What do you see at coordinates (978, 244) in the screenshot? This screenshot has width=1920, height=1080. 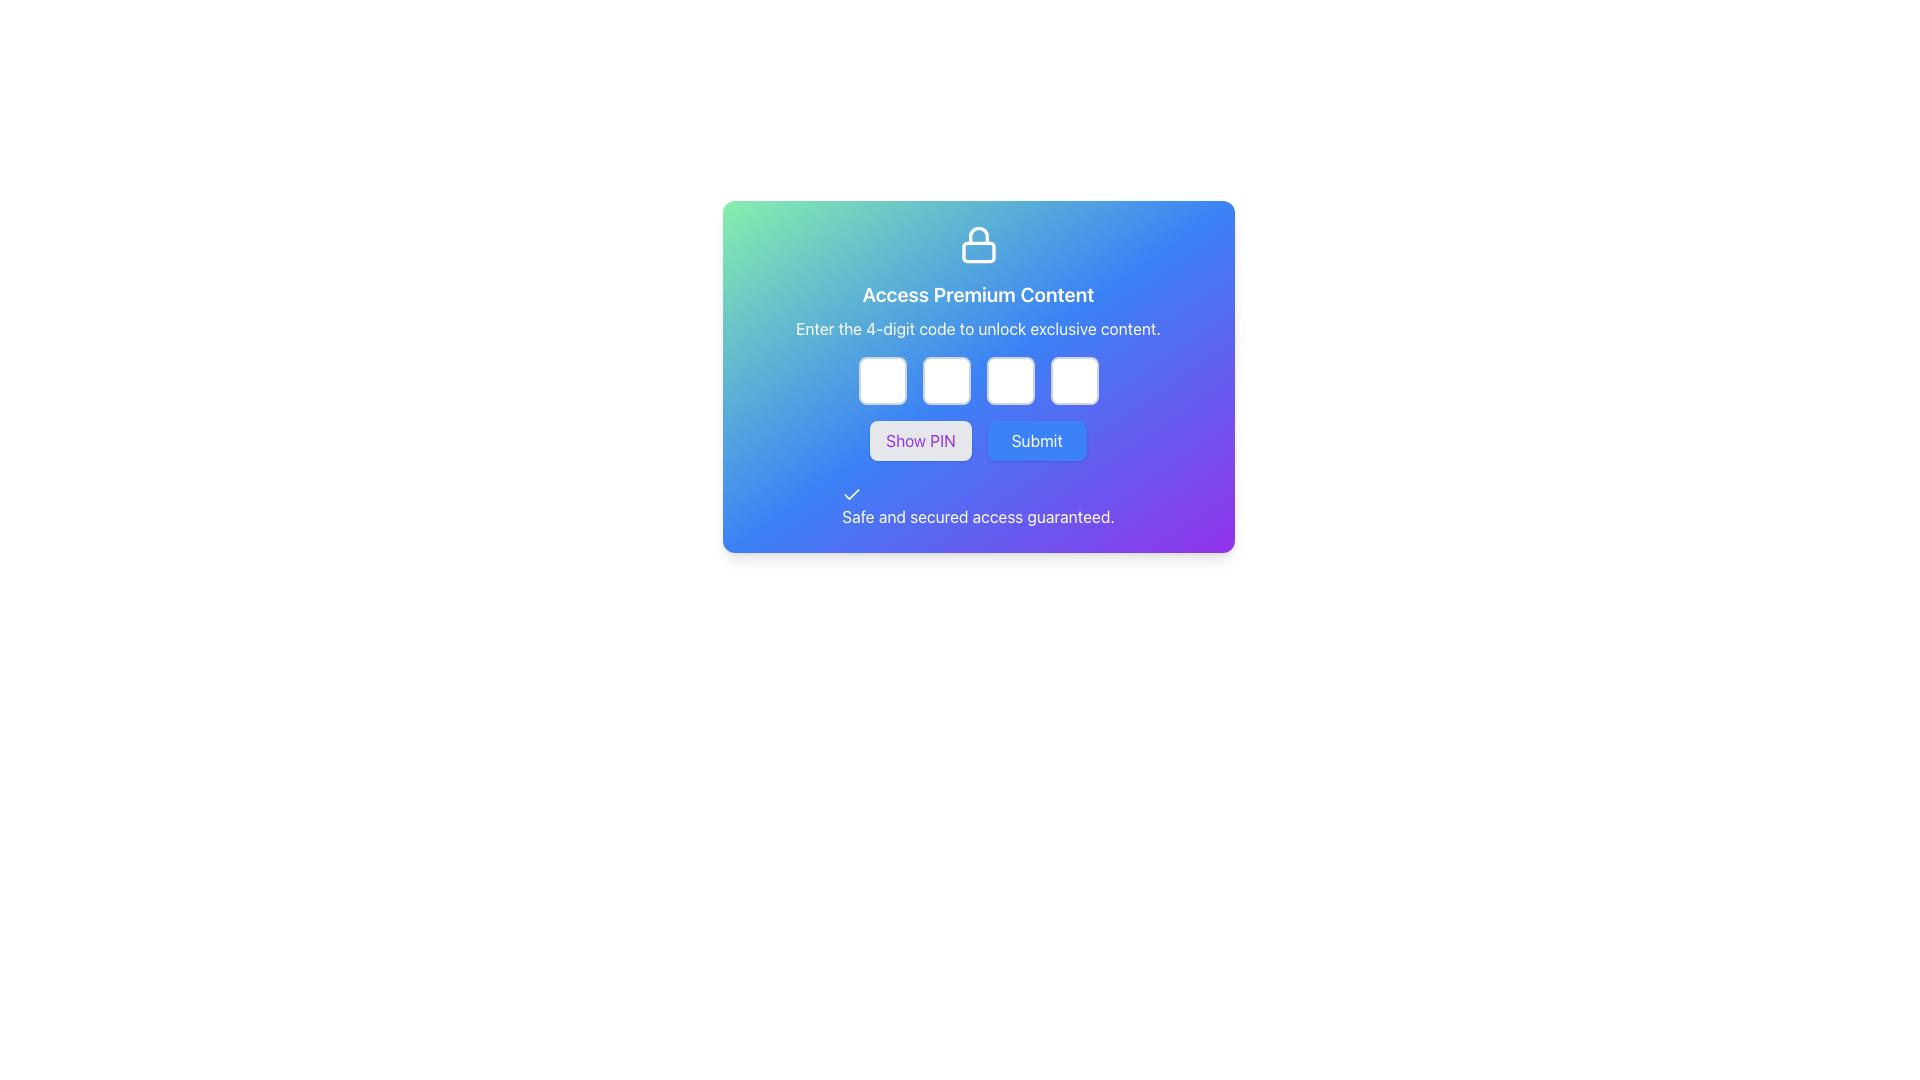 I see `the padlock icon, which is styled with white lines against a gradient background and signifies security, located at the top of the card UI` at bounding box center [978, 244].